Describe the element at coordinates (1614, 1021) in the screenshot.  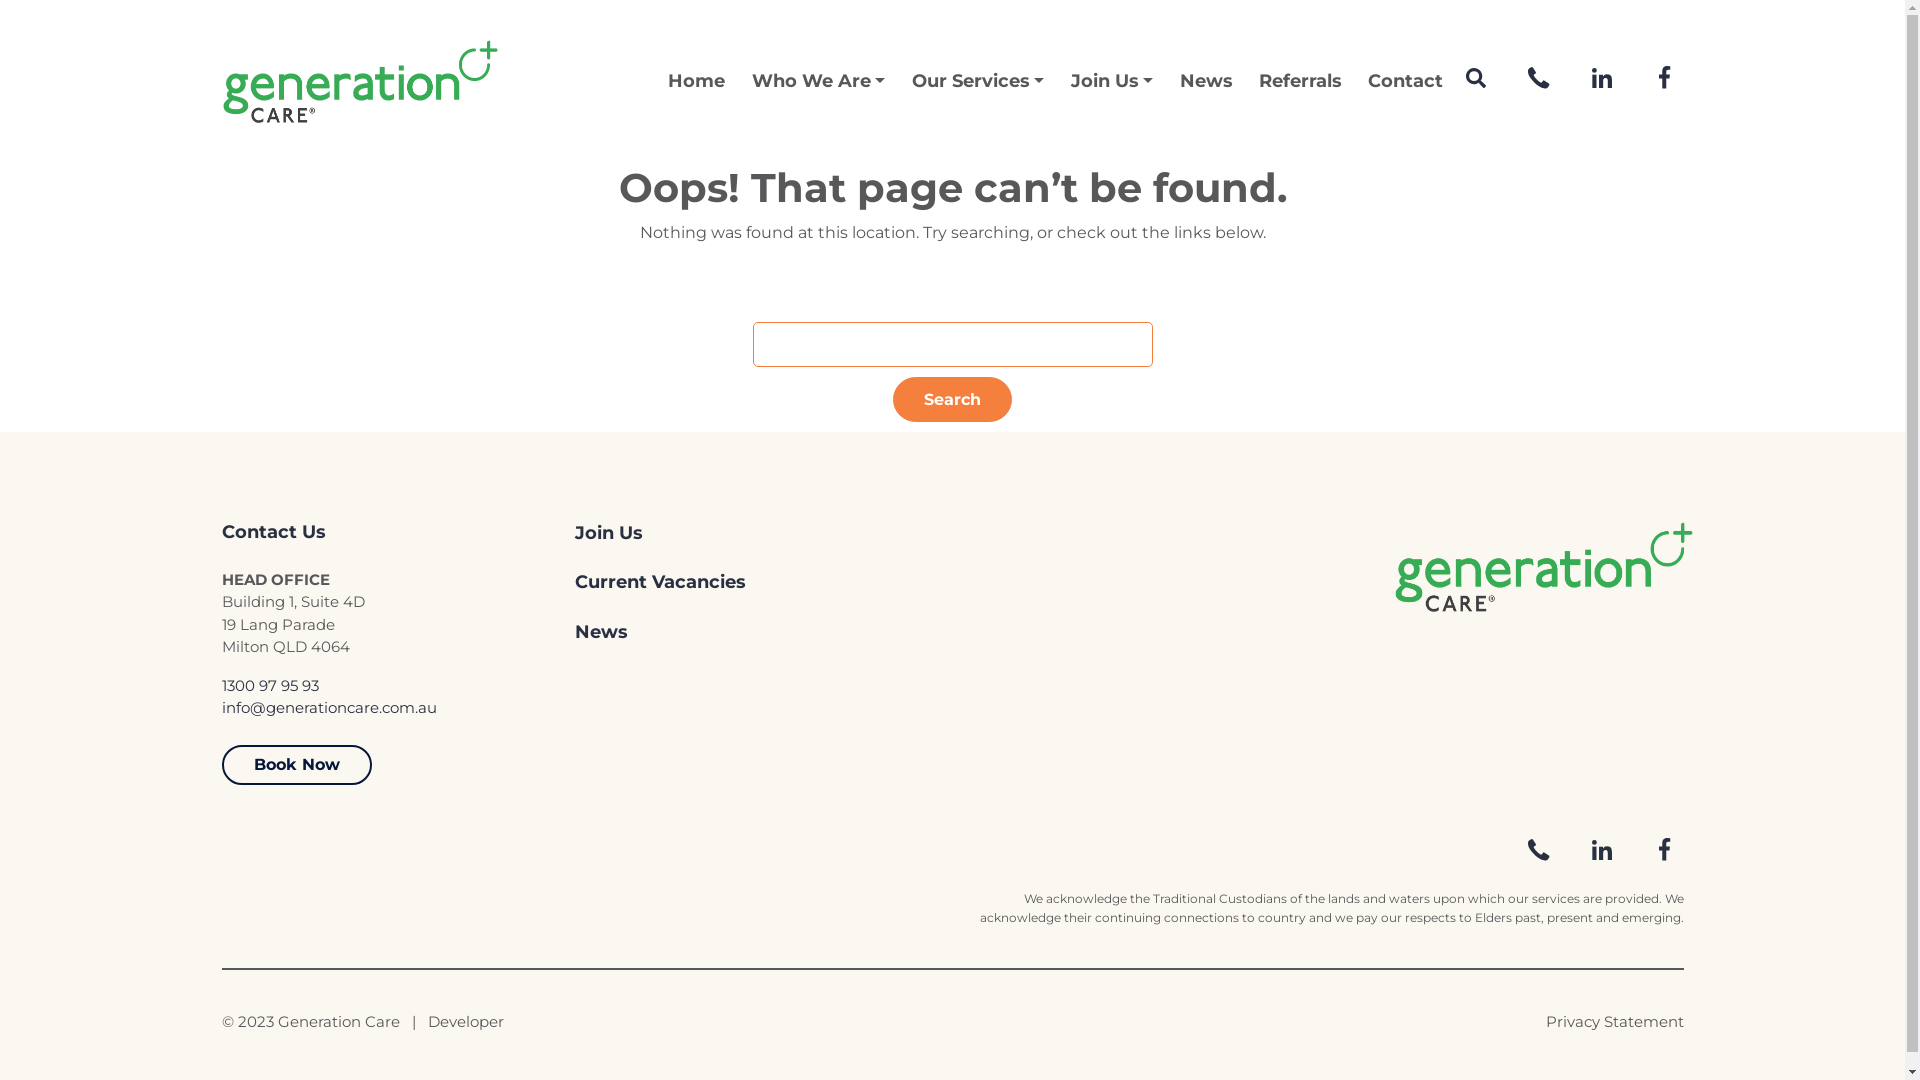
I see `'Privacy Statement'` at that location.